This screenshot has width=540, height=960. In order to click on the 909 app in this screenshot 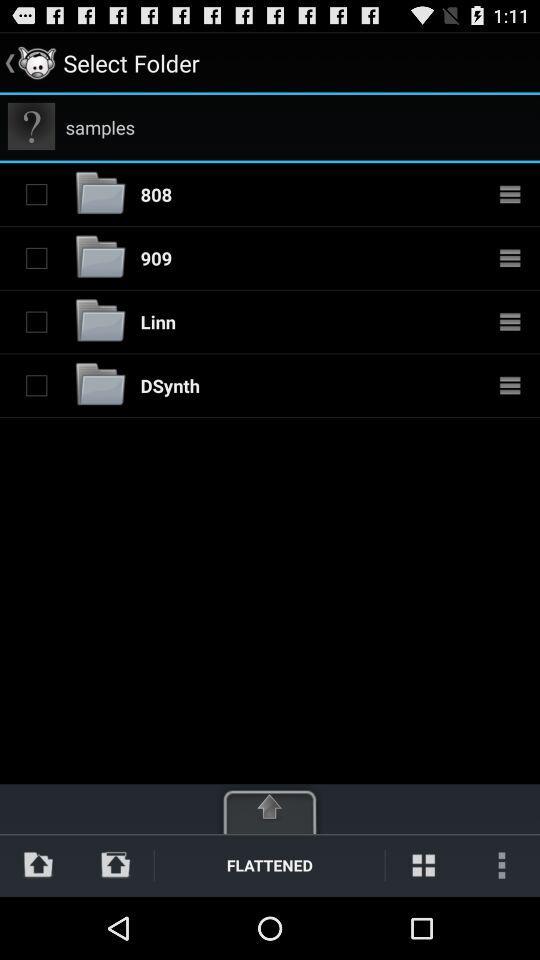, I will do `click(155, 256)`.